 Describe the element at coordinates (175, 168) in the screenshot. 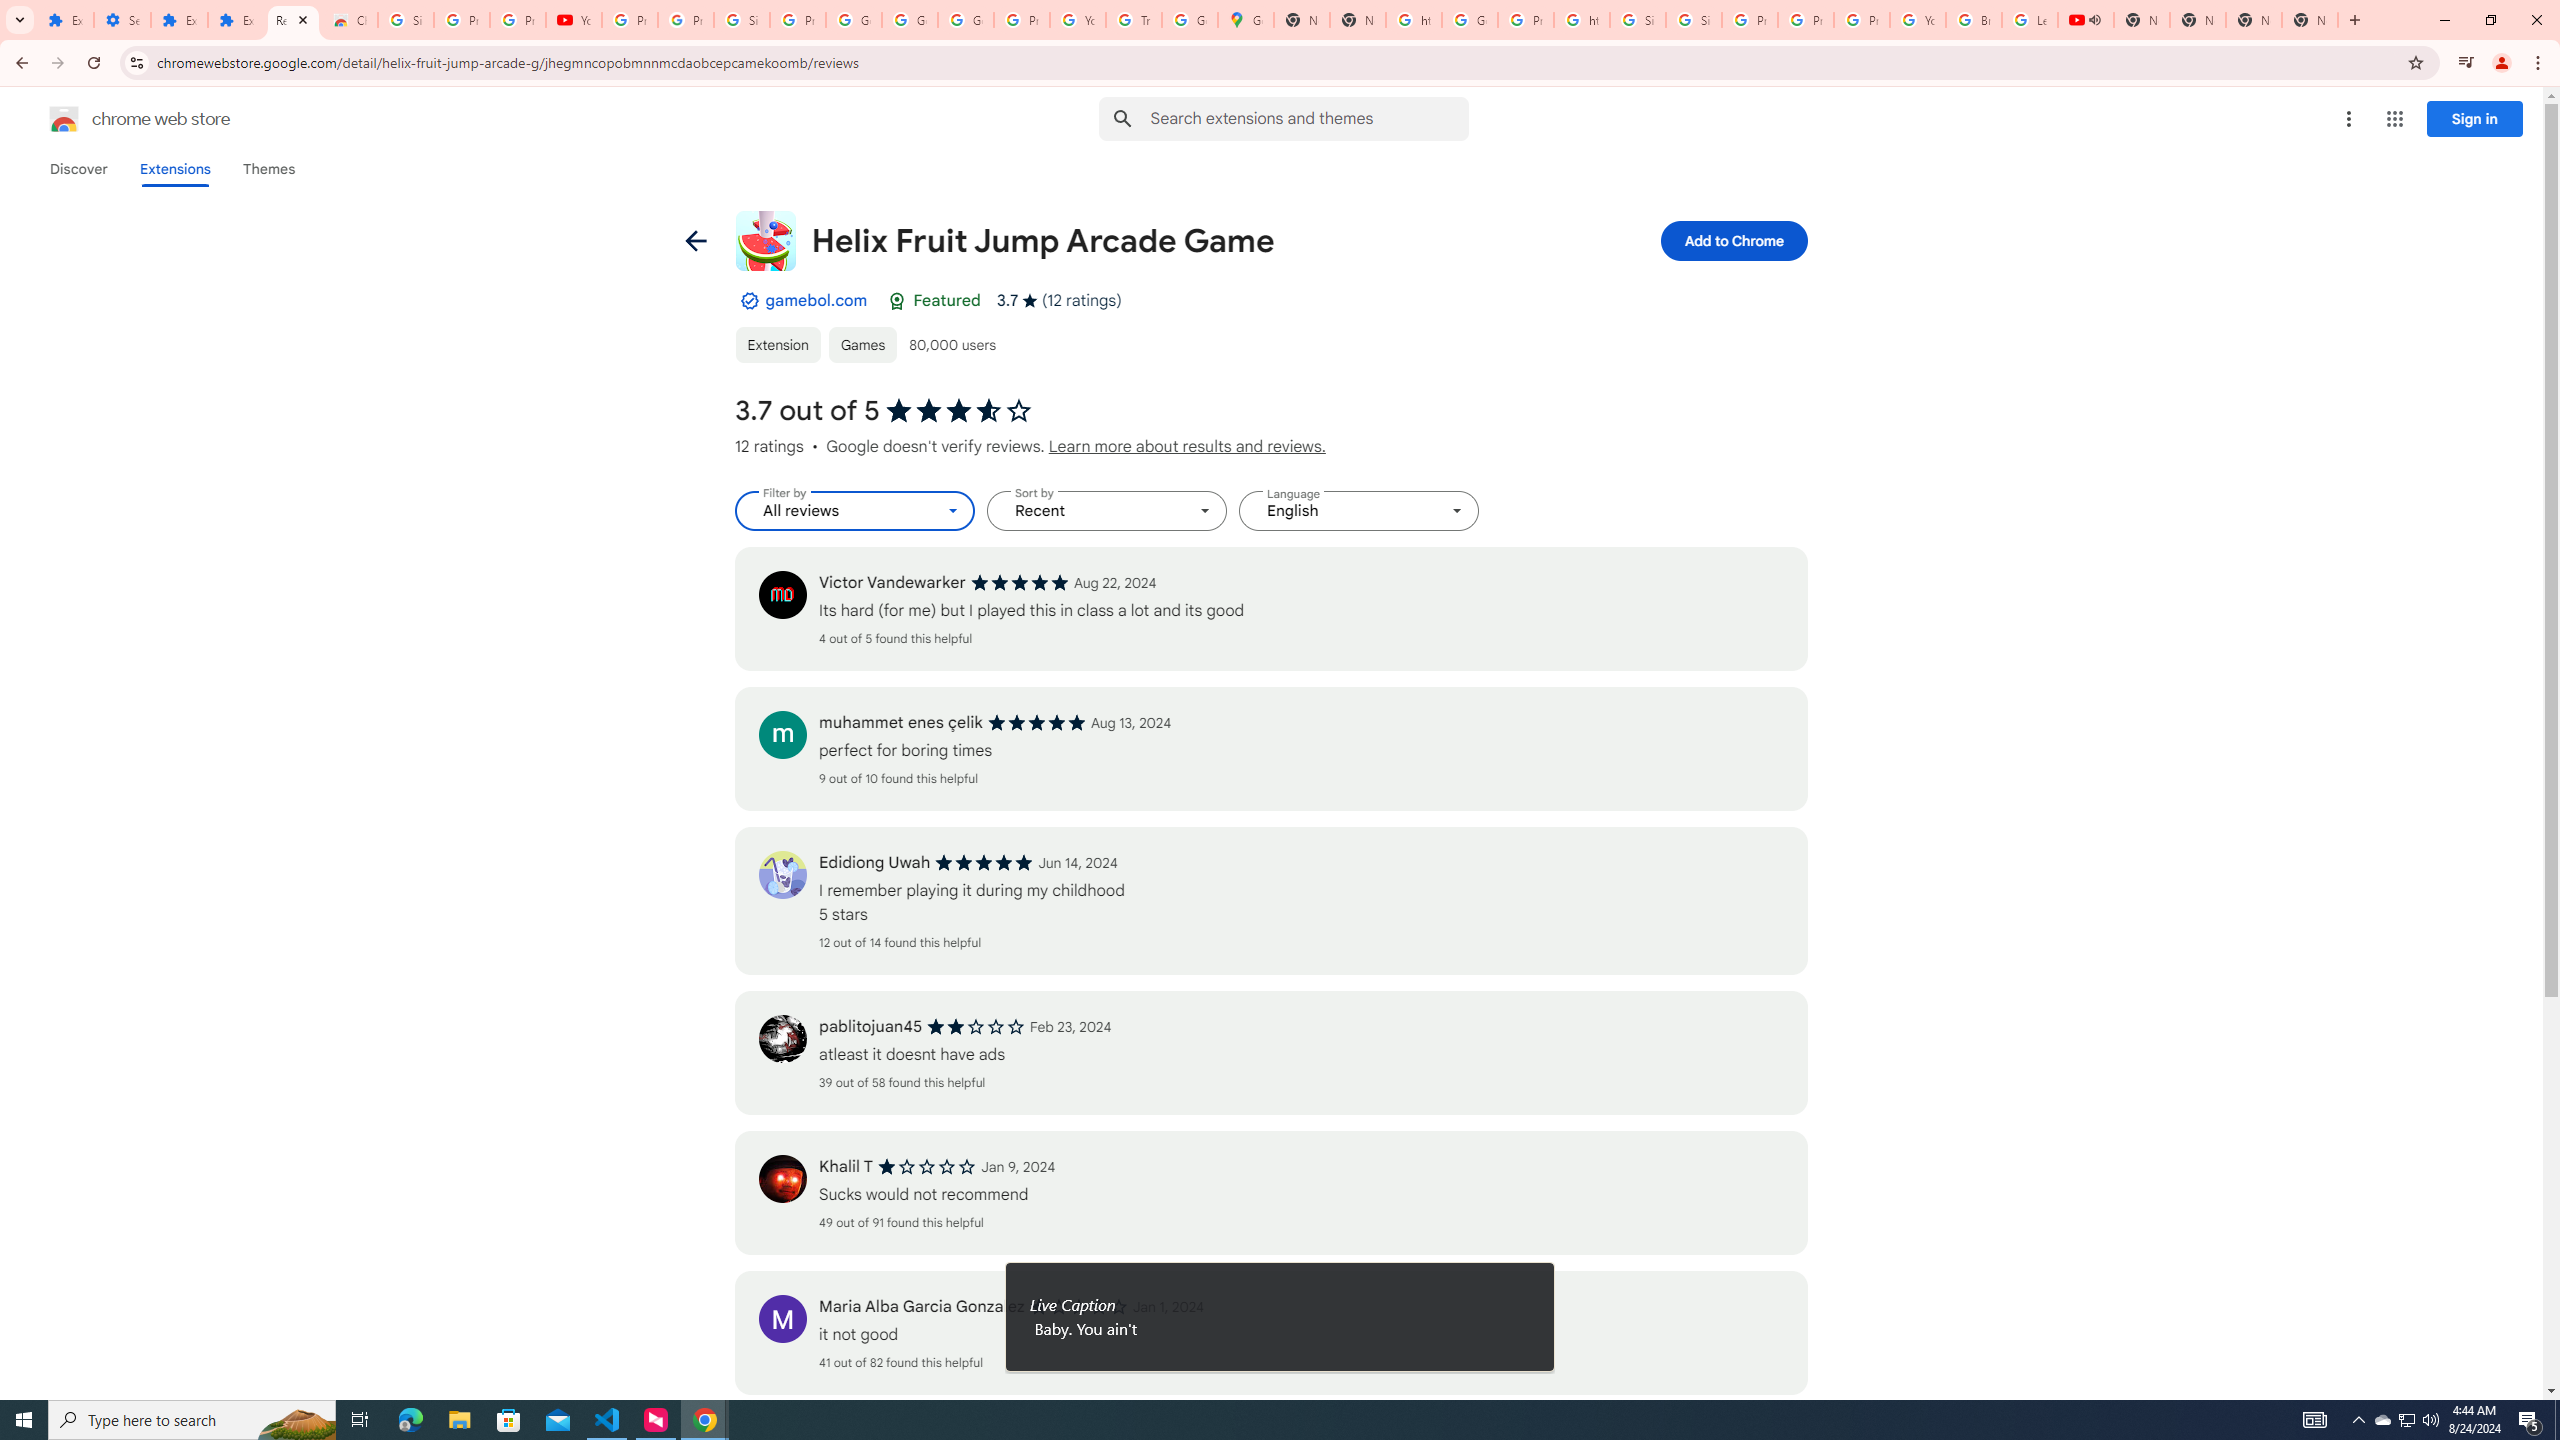

I see `'Extensions'` at that location.